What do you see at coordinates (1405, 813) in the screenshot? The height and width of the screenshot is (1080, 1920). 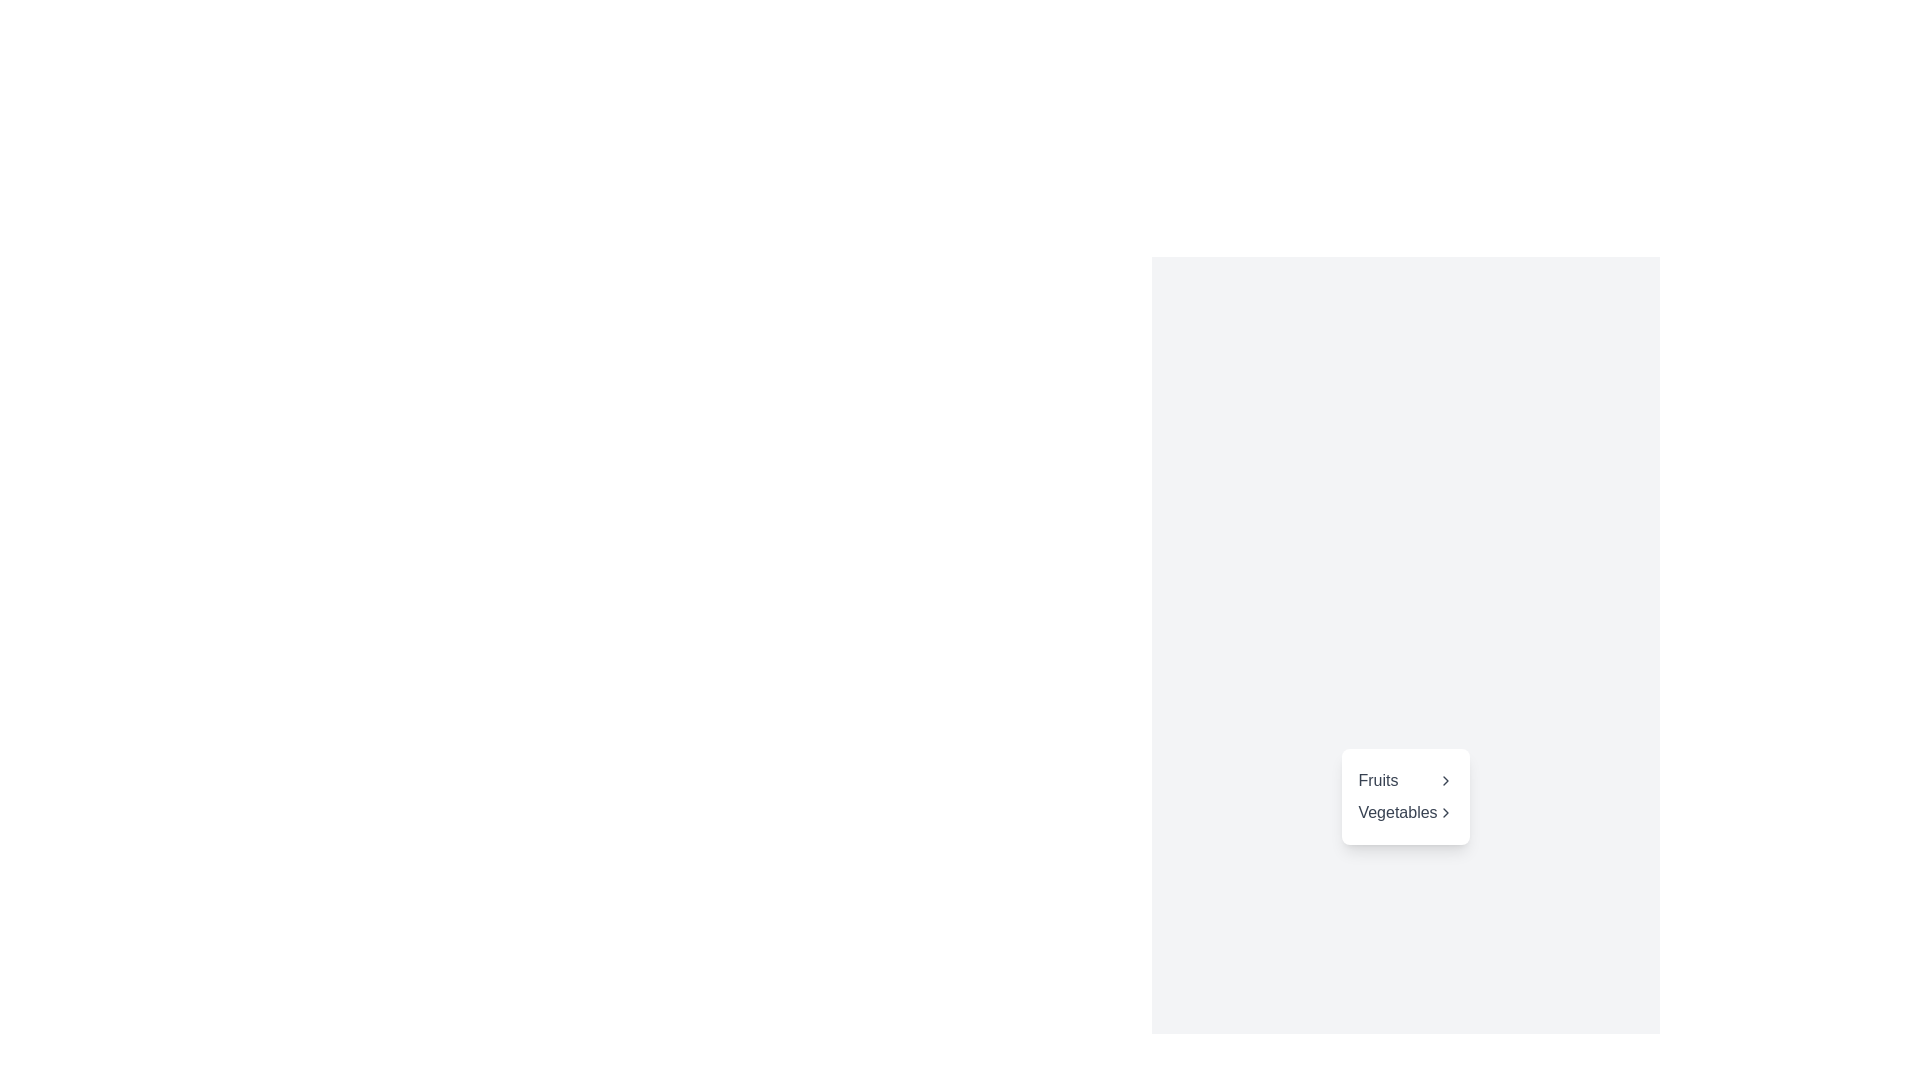 I see `the interactive label for the category 'Vegetables'` at bounding box center [1405, 813].